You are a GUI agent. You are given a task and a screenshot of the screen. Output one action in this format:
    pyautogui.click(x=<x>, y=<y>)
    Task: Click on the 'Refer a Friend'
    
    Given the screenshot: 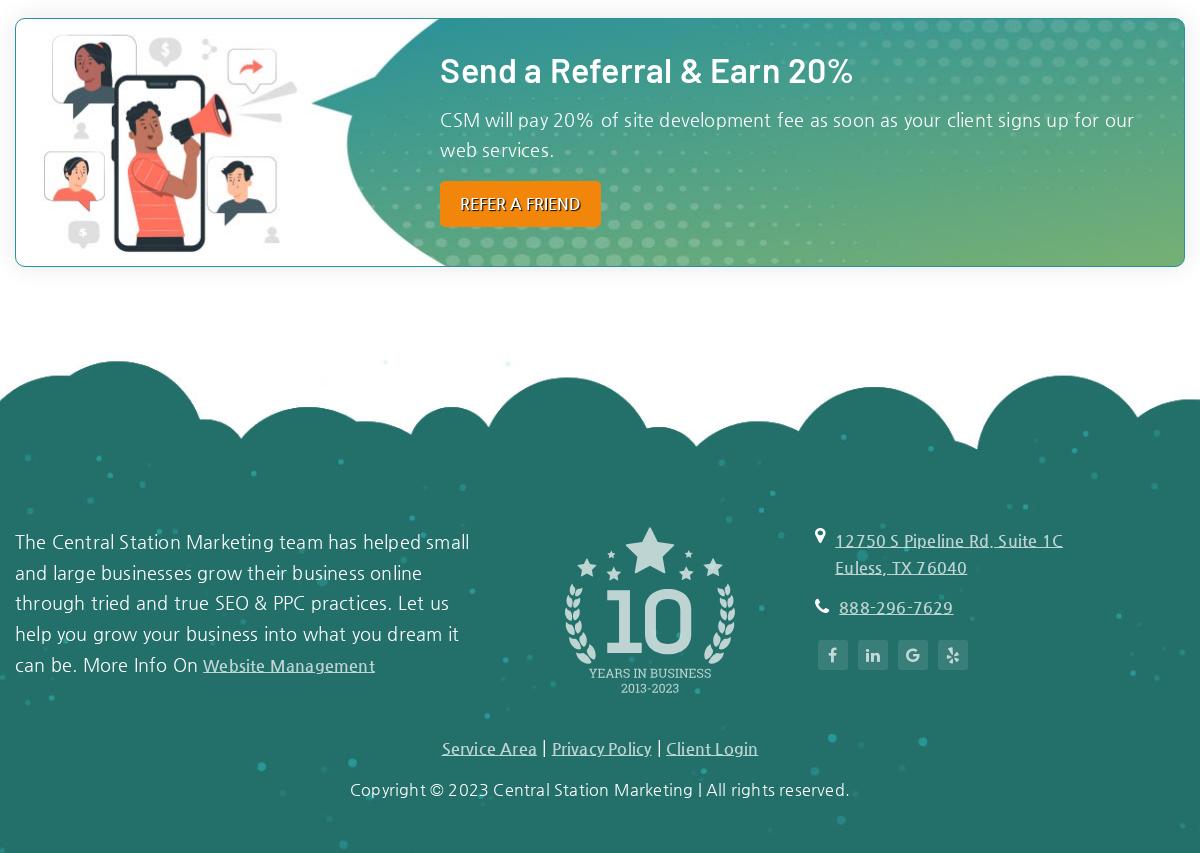 What is the action you would take?
    pyautogui.click(x=458, y=201)
    